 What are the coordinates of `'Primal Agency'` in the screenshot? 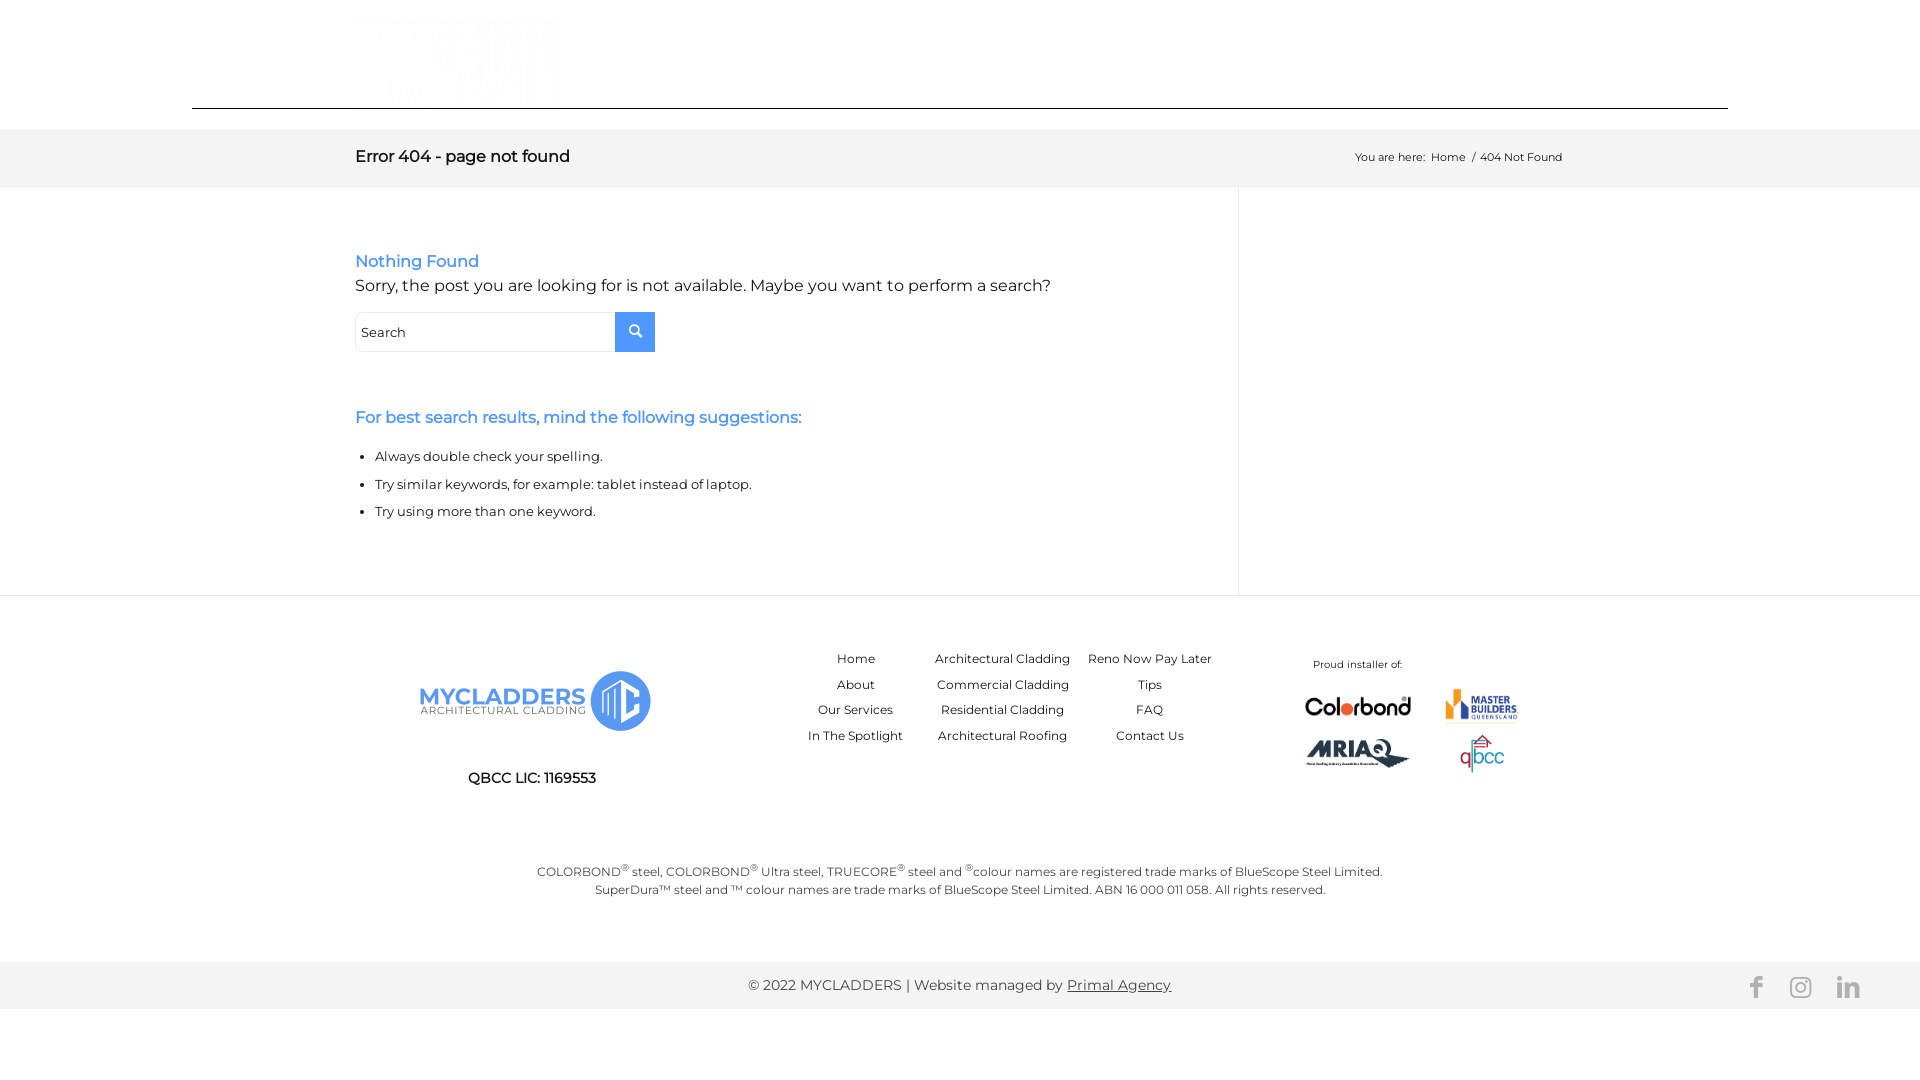 It's located at (1065, 983).